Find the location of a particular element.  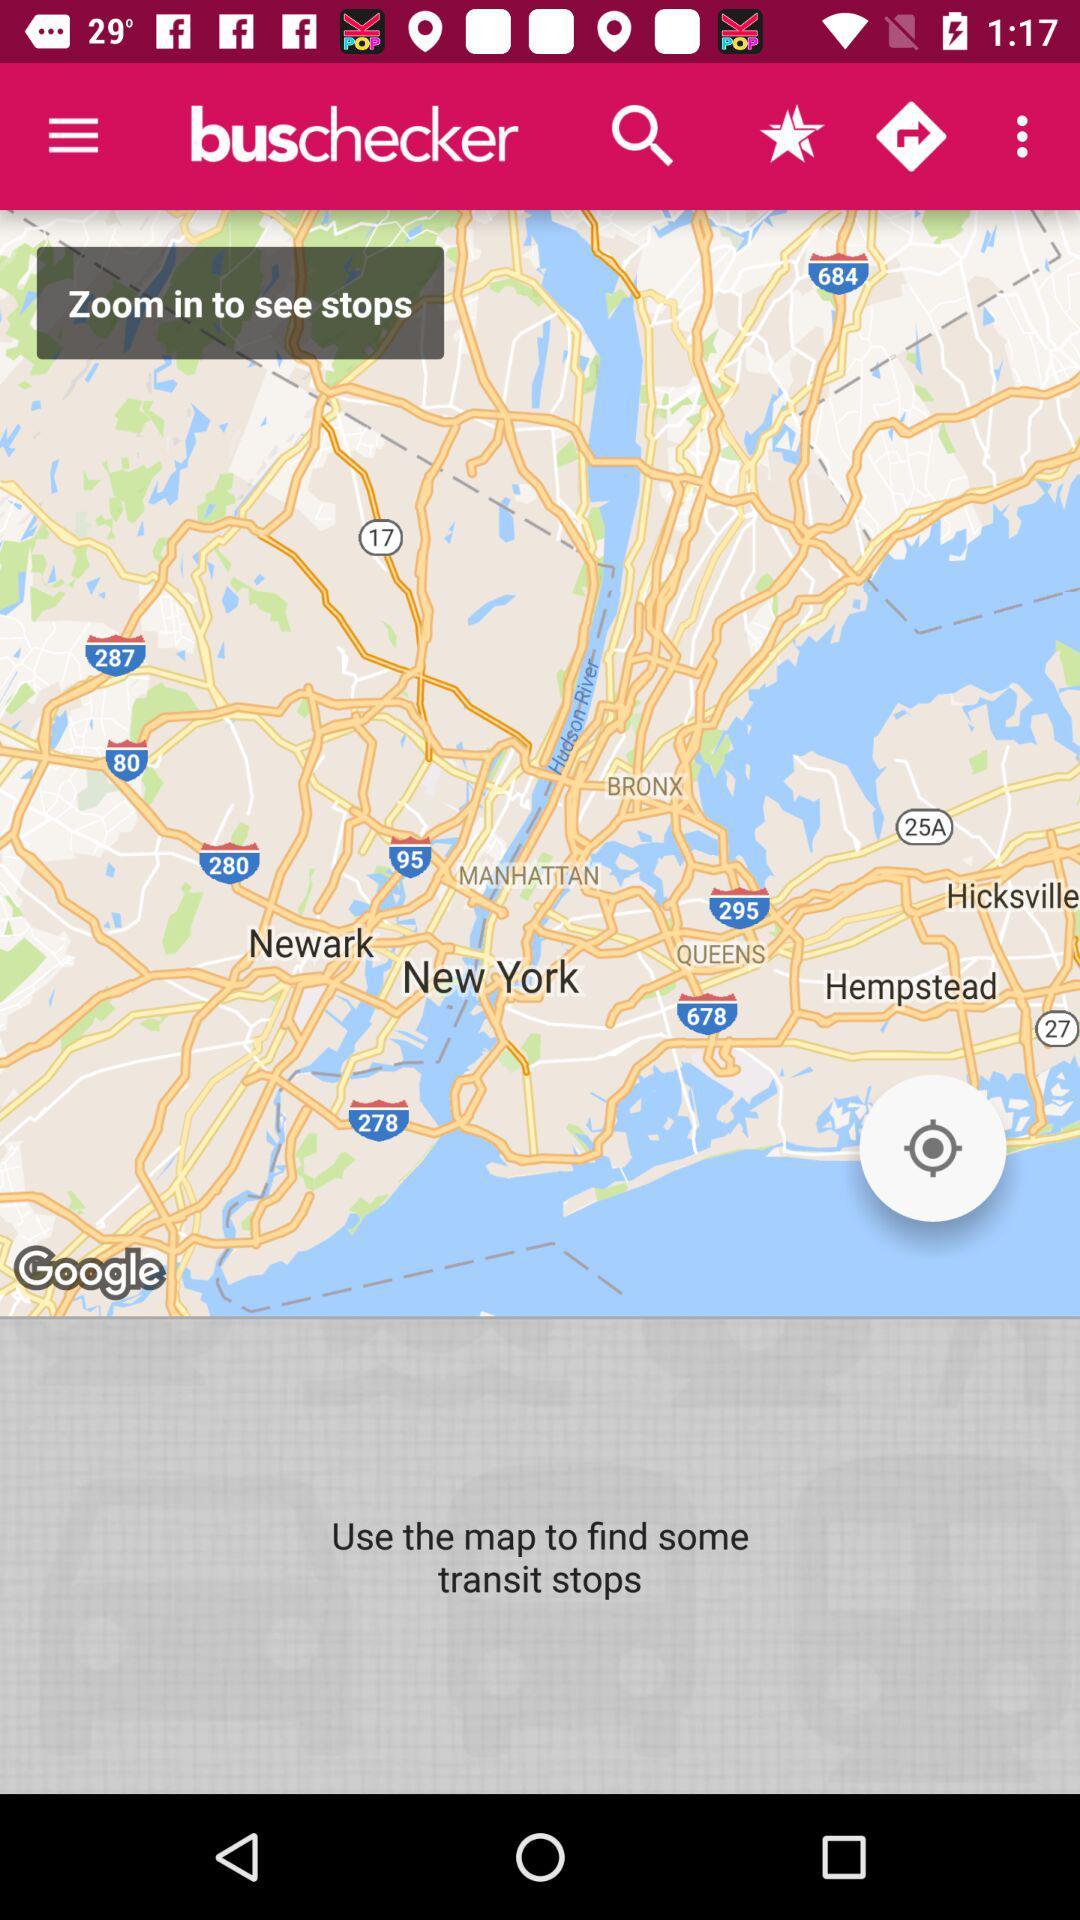

the more options symbol is located at coordinates (1027, 136).